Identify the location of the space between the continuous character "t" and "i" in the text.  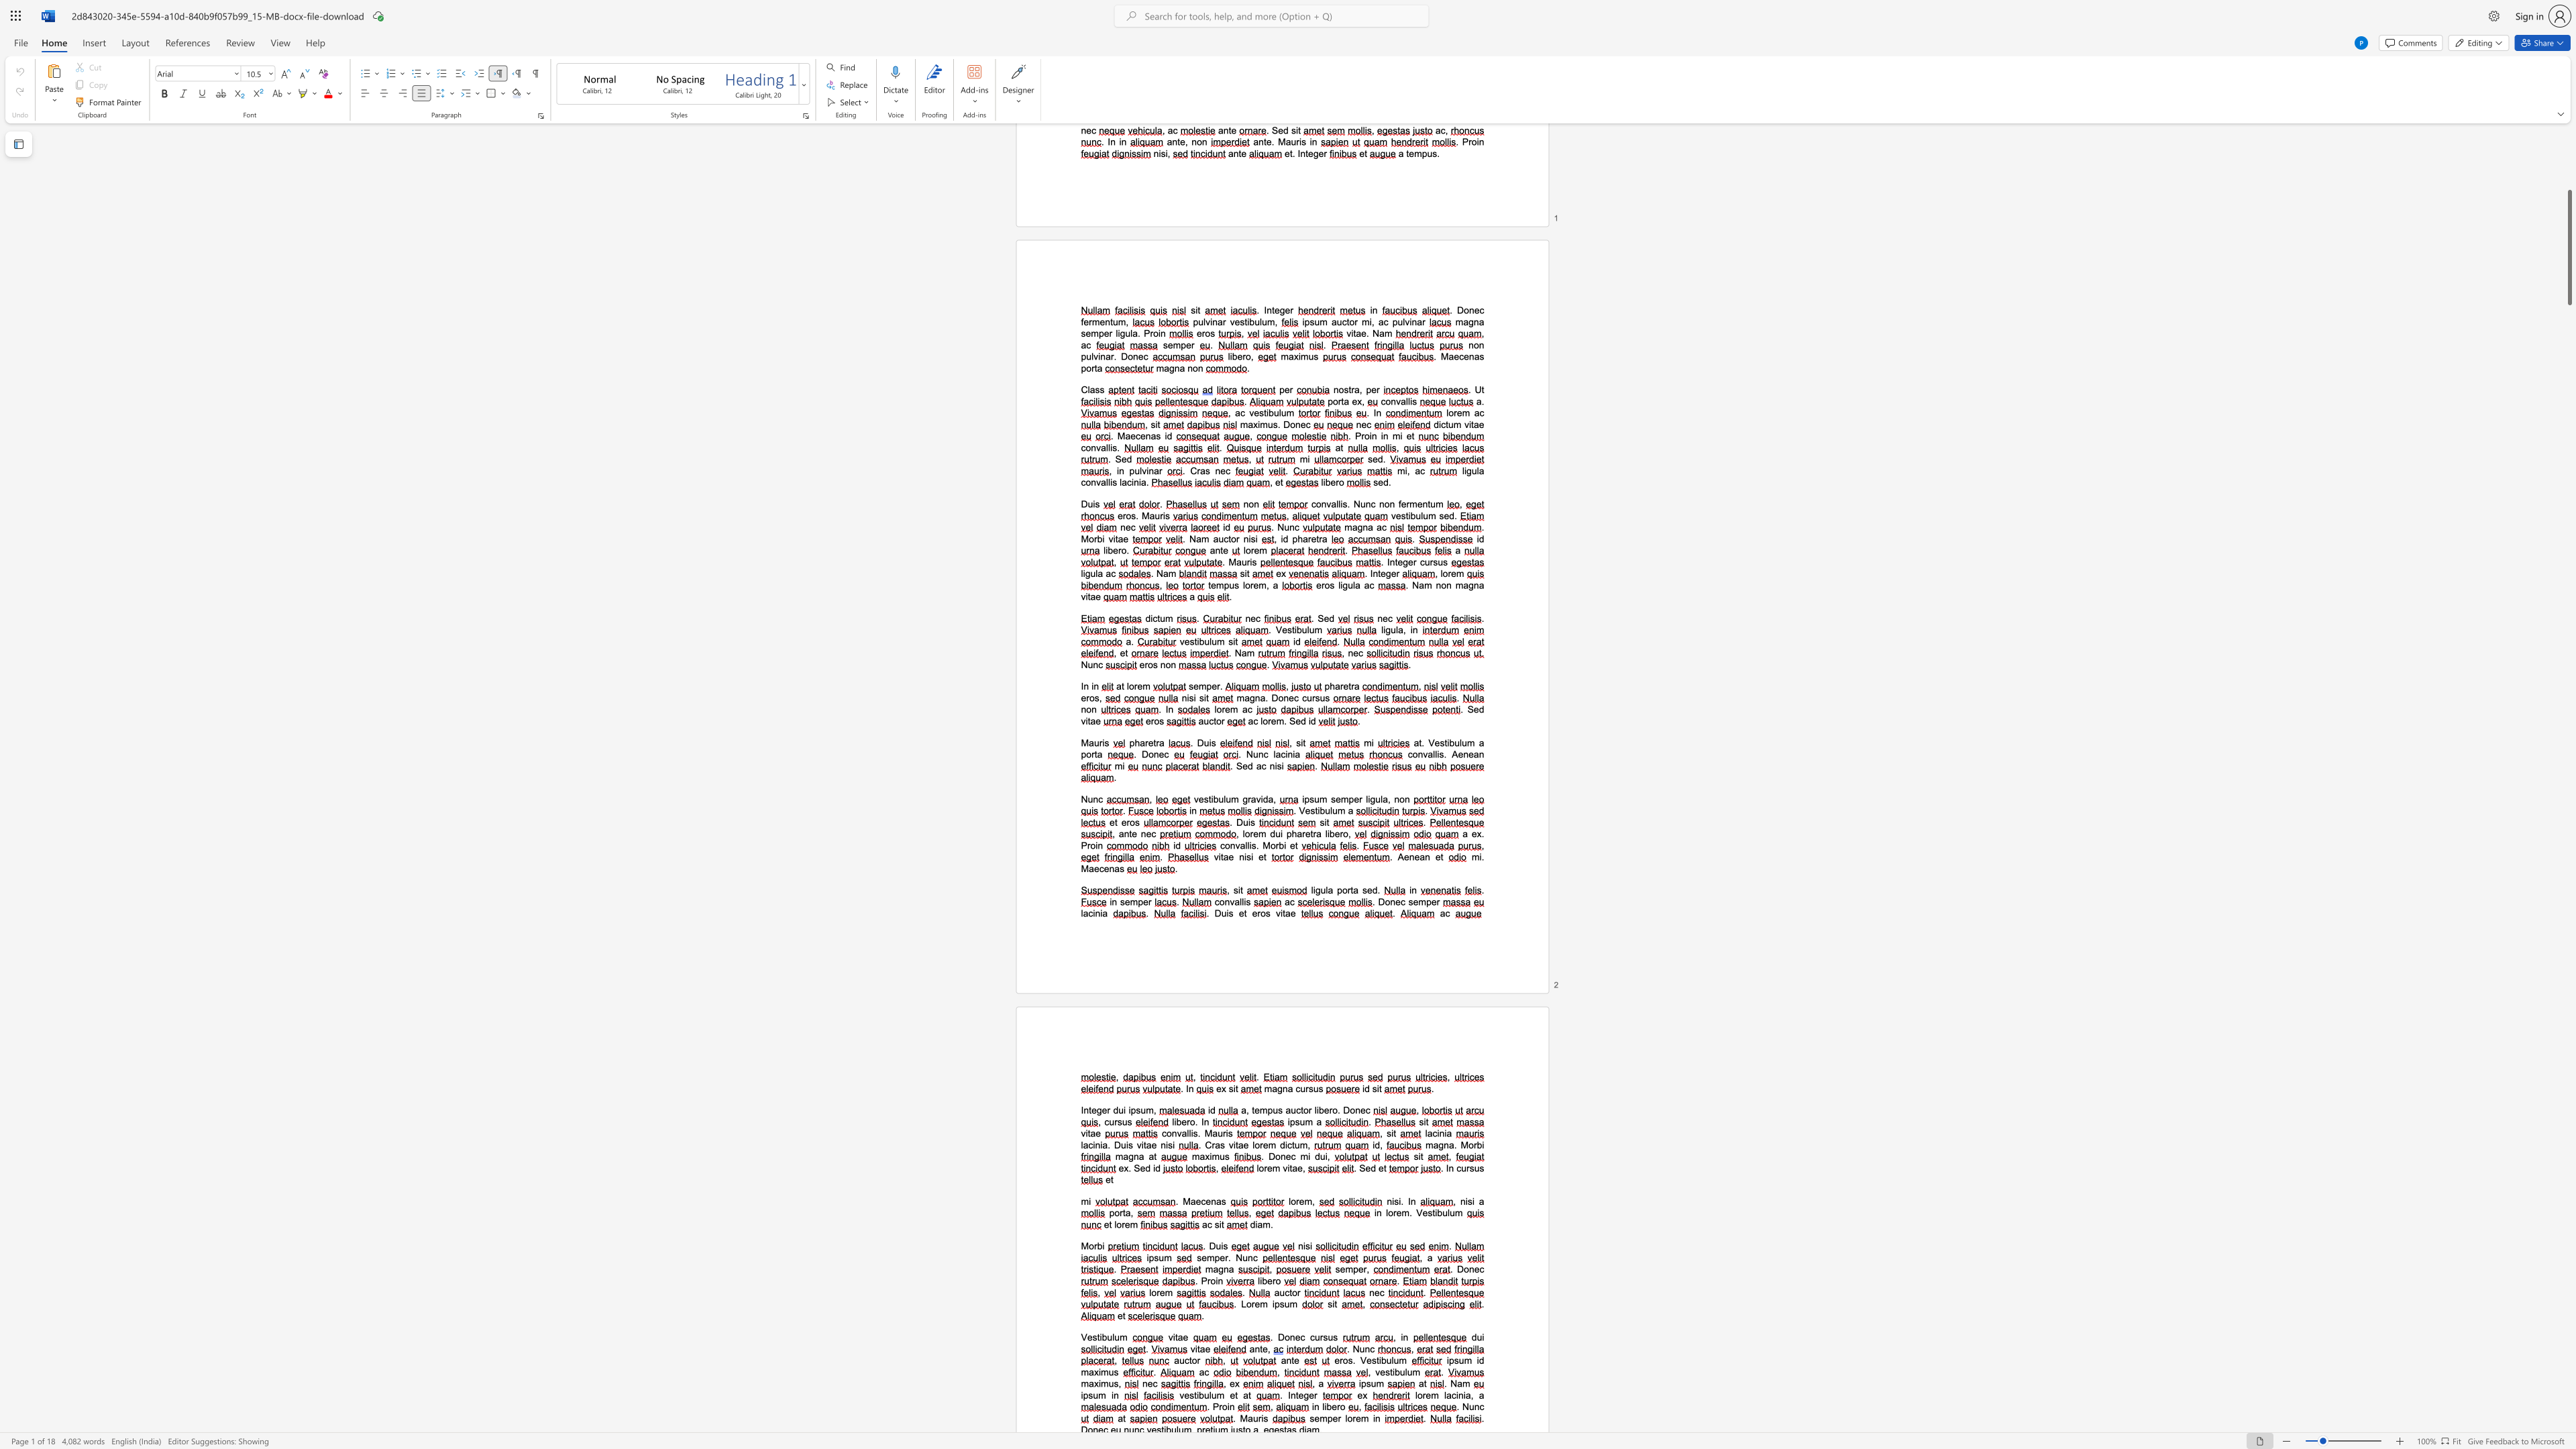
(1318, 810).